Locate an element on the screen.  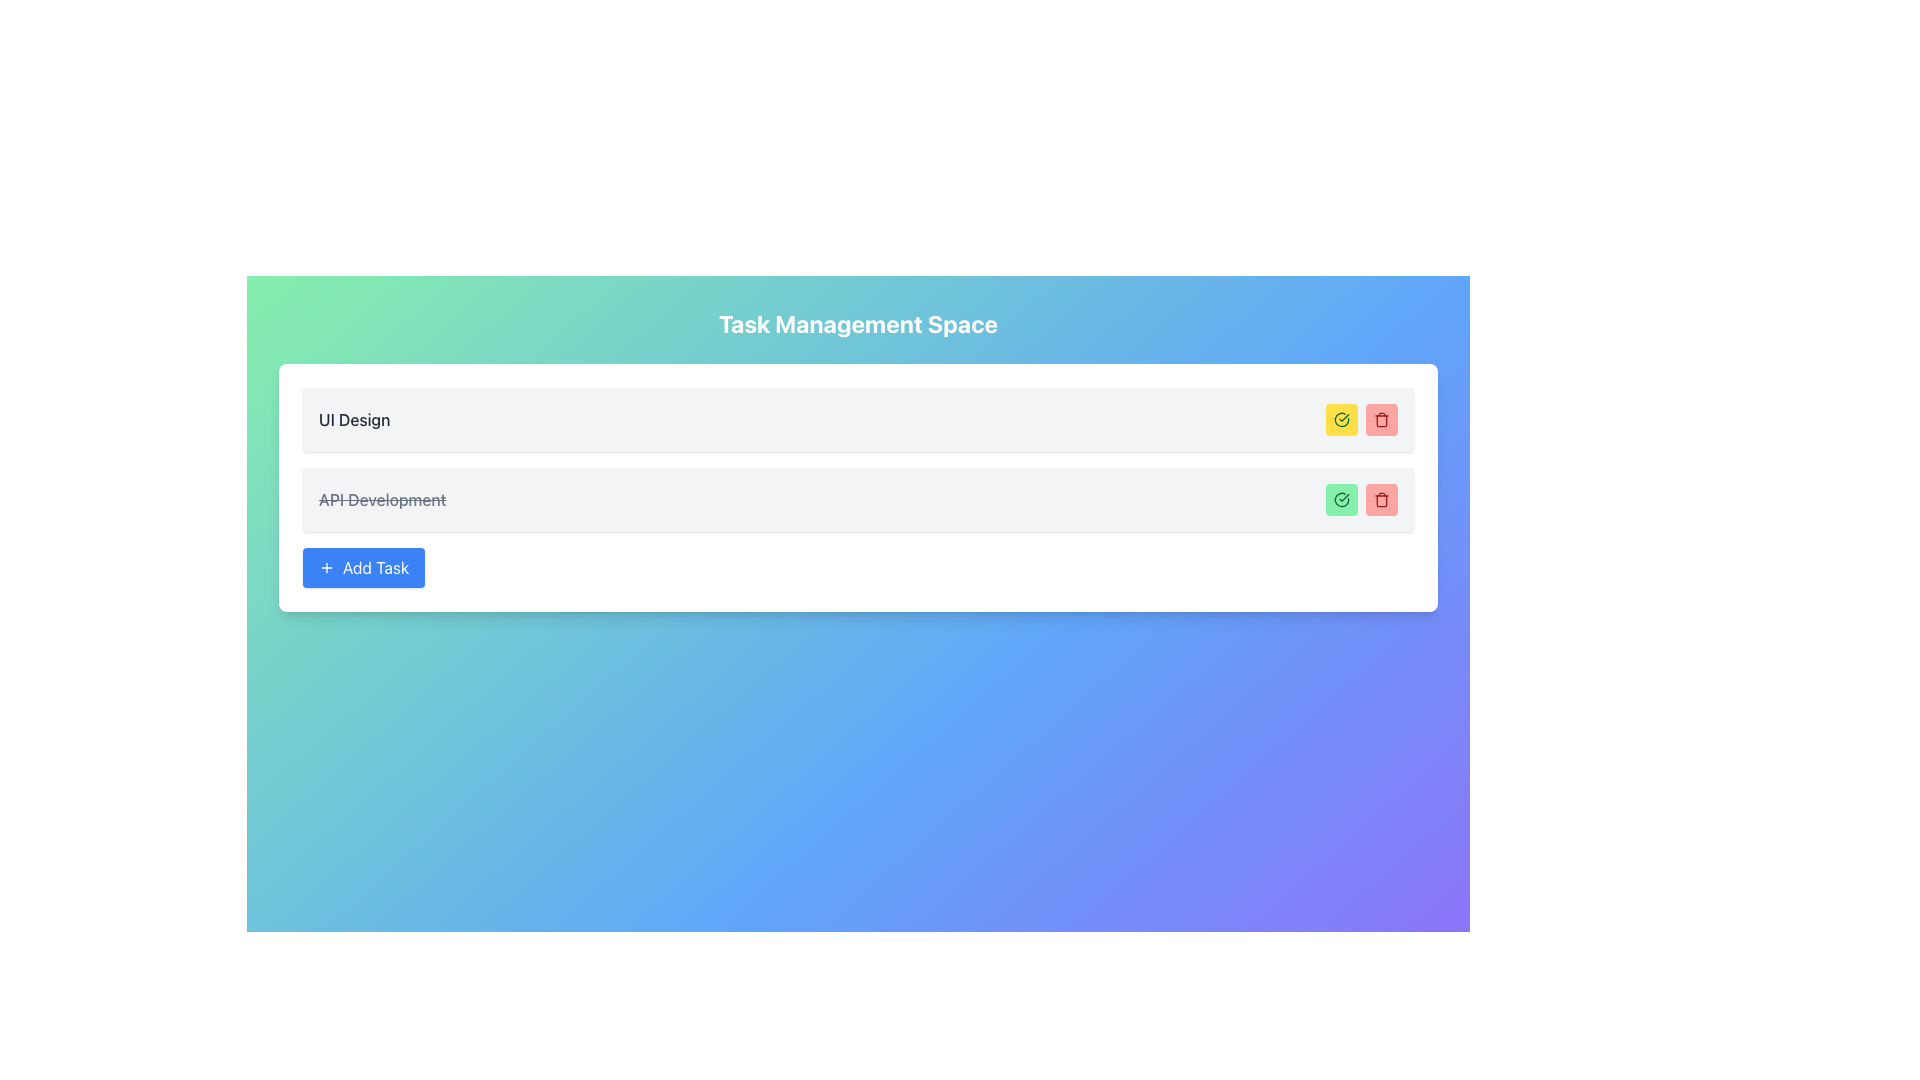
the 'Add Task' button, which is a rectangular button with a blue background and white text, located at the bottom-left corner of a task-related card is located at coordinates (364, 567).